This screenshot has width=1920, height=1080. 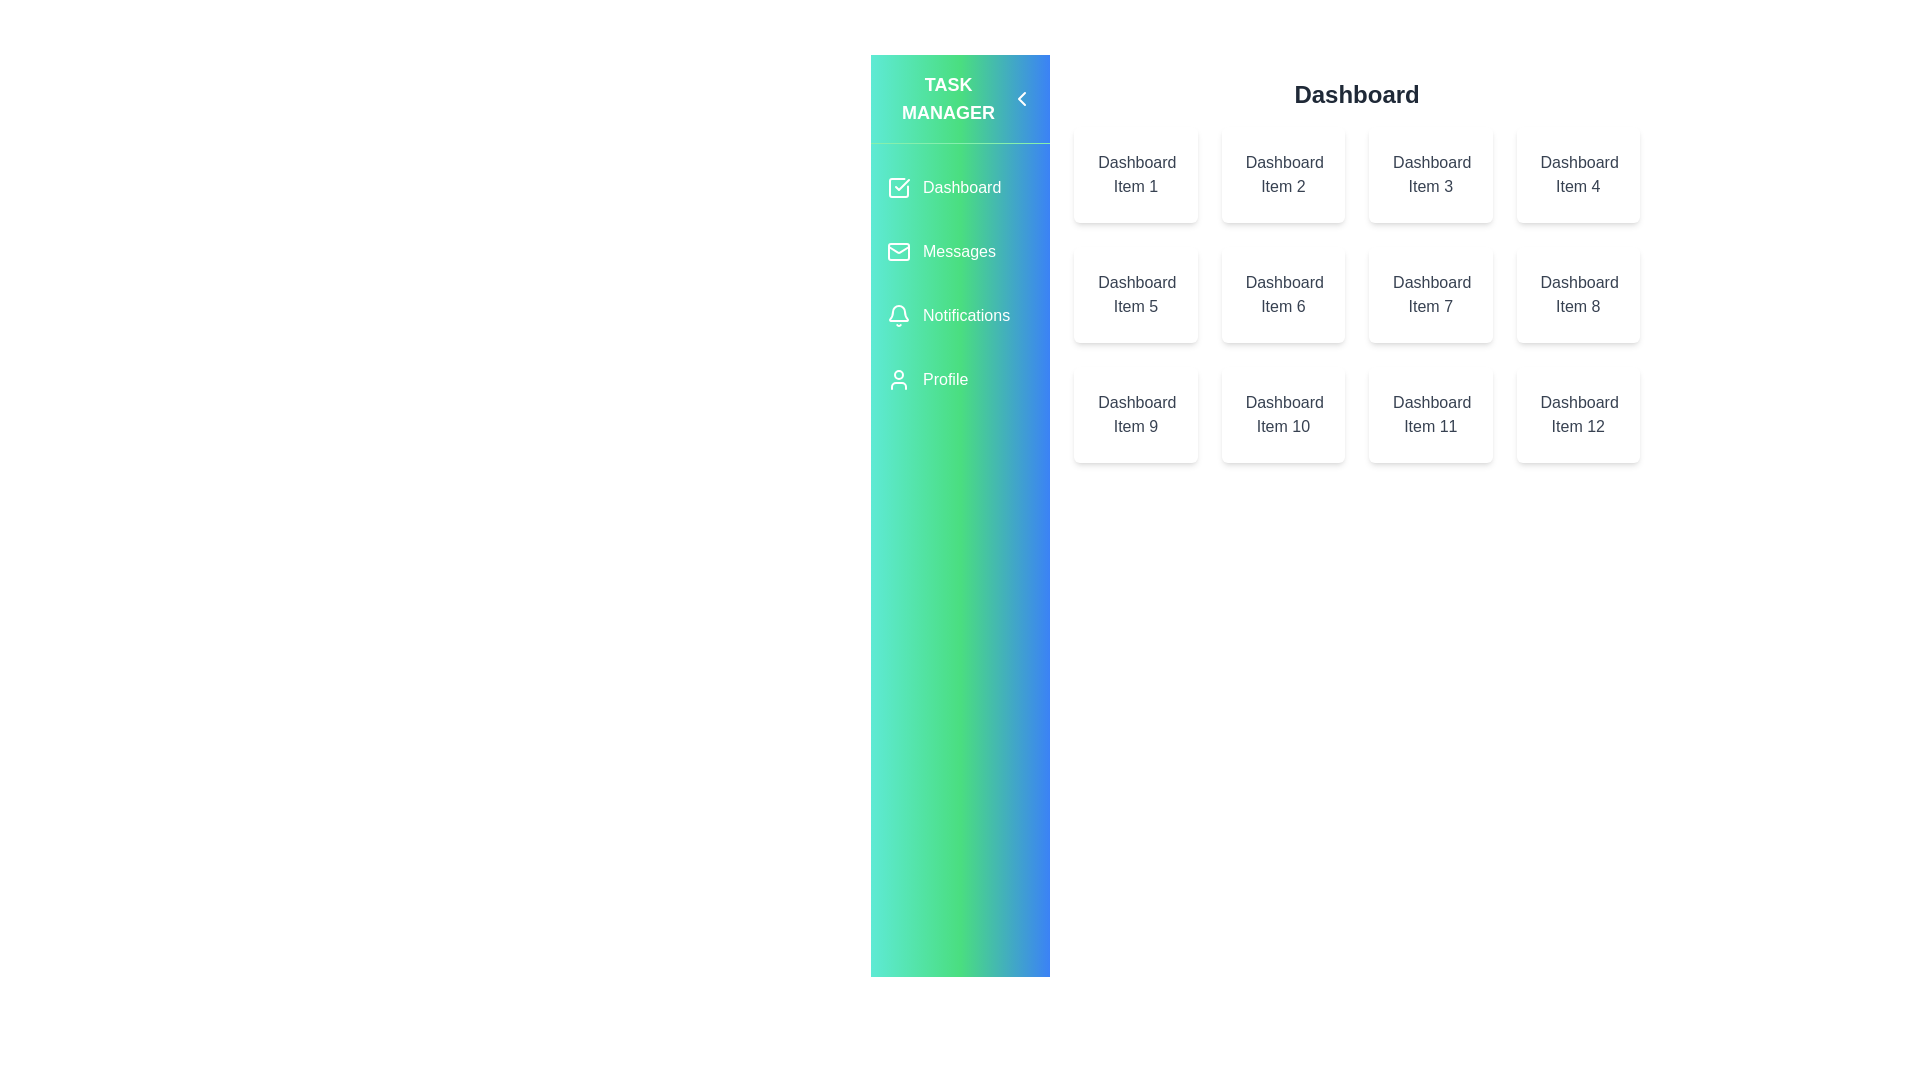 What do you see at coordinates (960, 315) in the screenshot?
I see `the Notifications section in the sidebar` at bounding box center [960, 315].